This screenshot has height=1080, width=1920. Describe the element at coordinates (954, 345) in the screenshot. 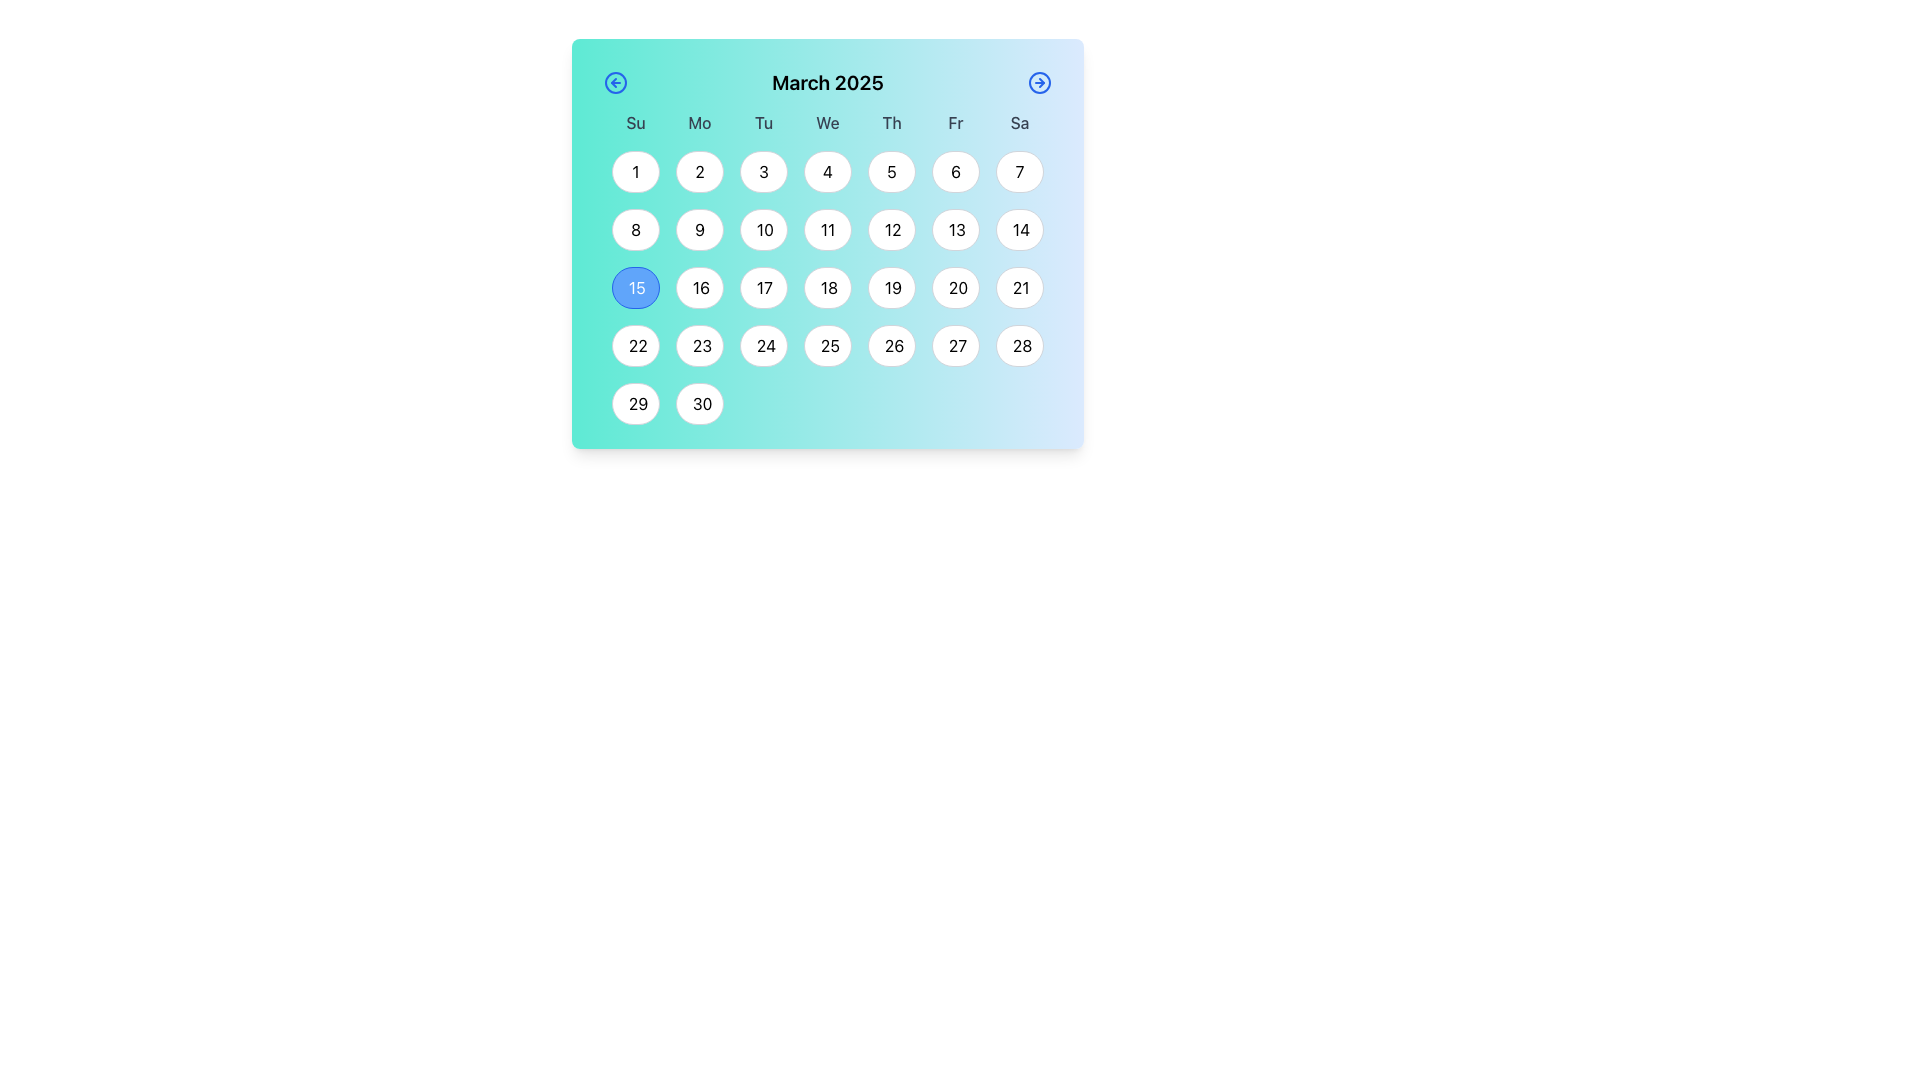

I see `the button representing day 27 in the calendar interface` at that location.